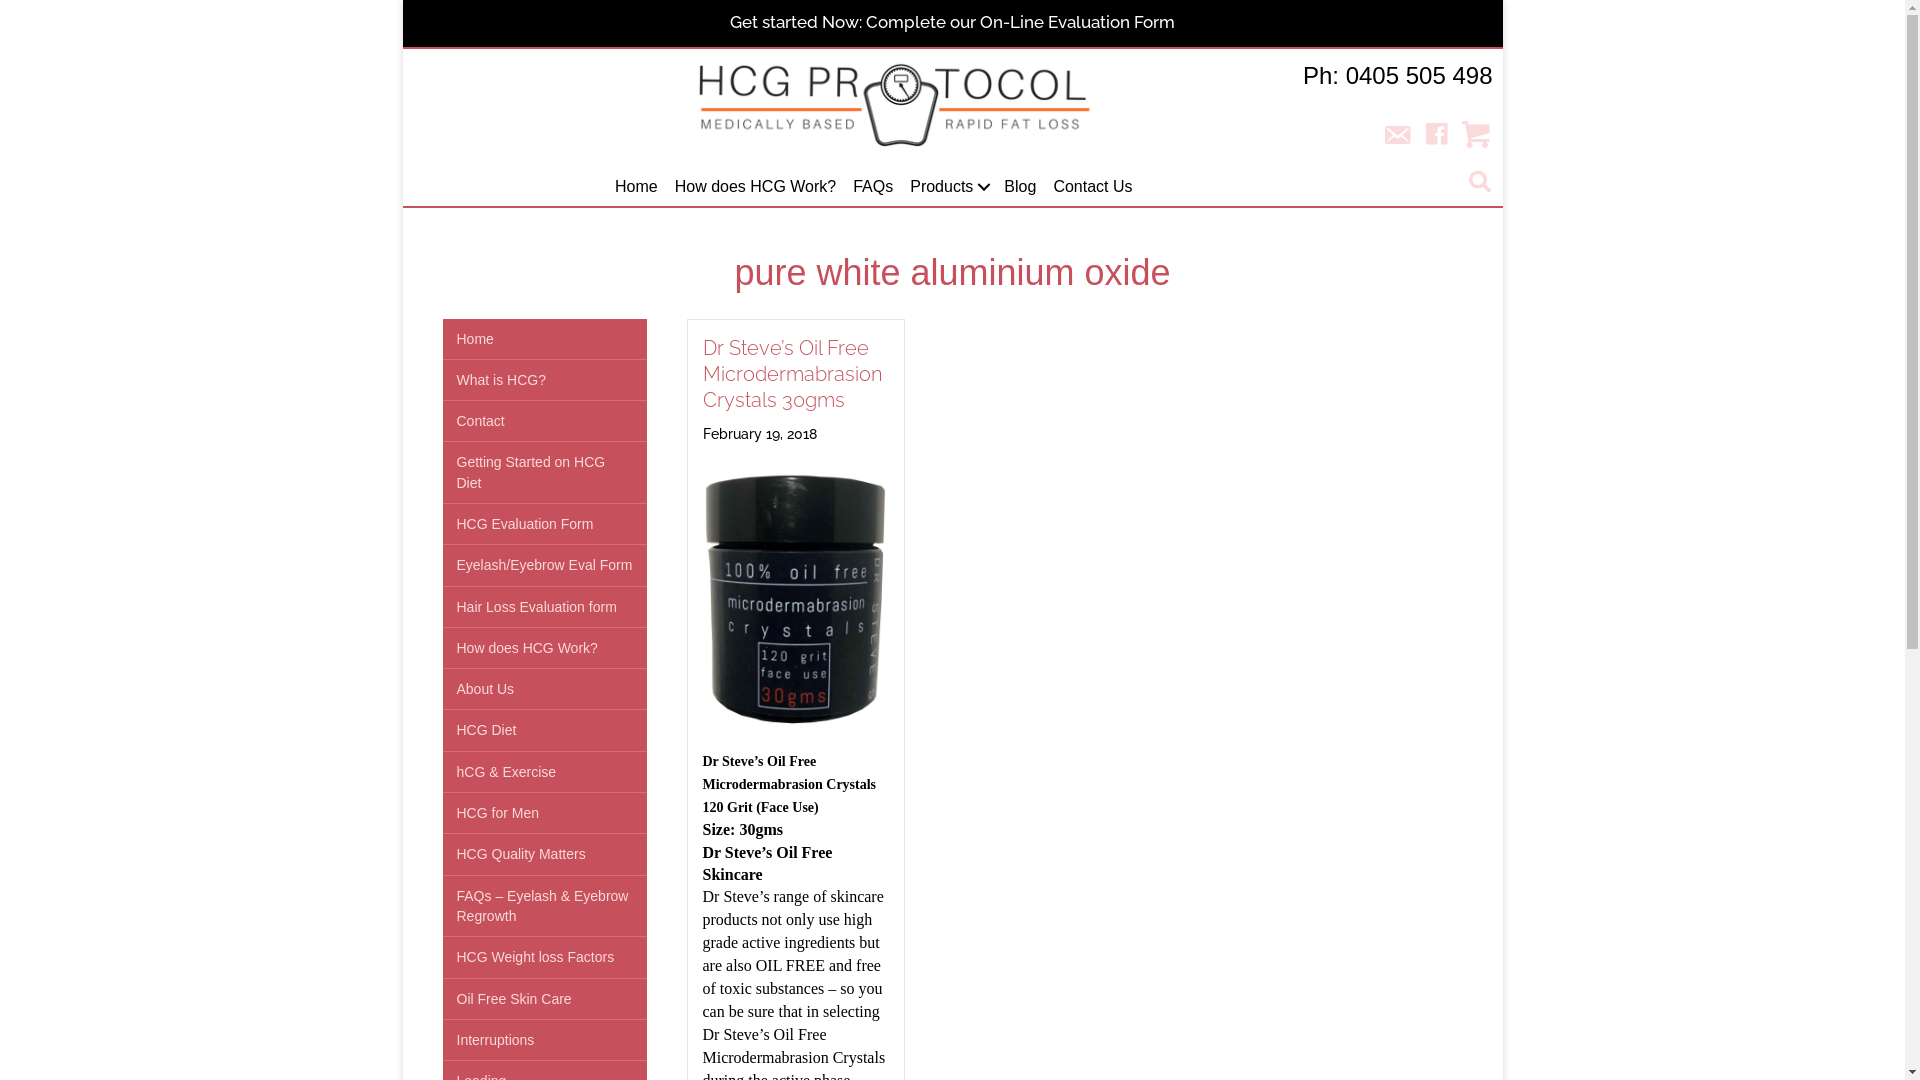 The image size is (1920, 1080). I want to click on 'Products', so click(947, 186).